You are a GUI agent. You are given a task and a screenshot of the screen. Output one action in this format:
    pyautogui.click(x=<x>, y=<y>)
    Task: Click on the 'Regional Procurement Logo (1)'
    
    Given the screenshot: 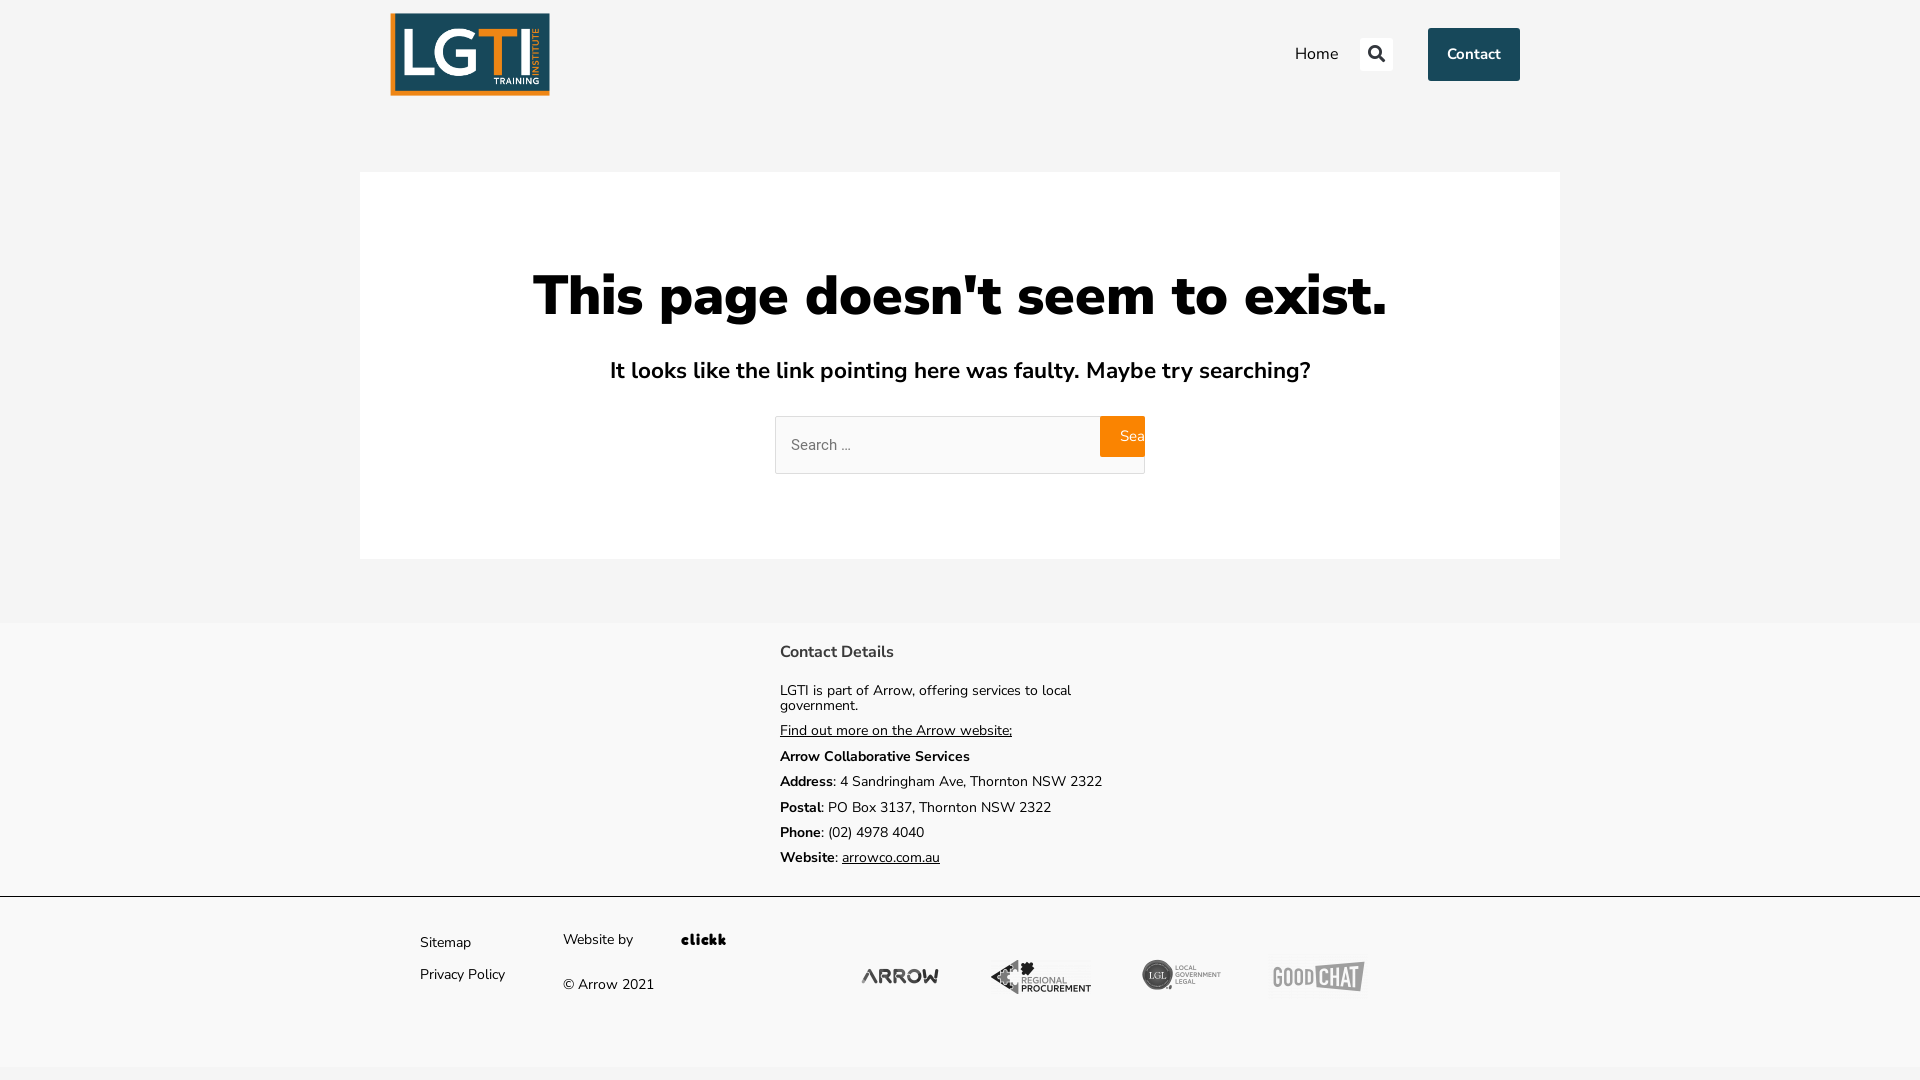 What is the action you would take?
    pyautogui.click(x=1040, y=975)
    